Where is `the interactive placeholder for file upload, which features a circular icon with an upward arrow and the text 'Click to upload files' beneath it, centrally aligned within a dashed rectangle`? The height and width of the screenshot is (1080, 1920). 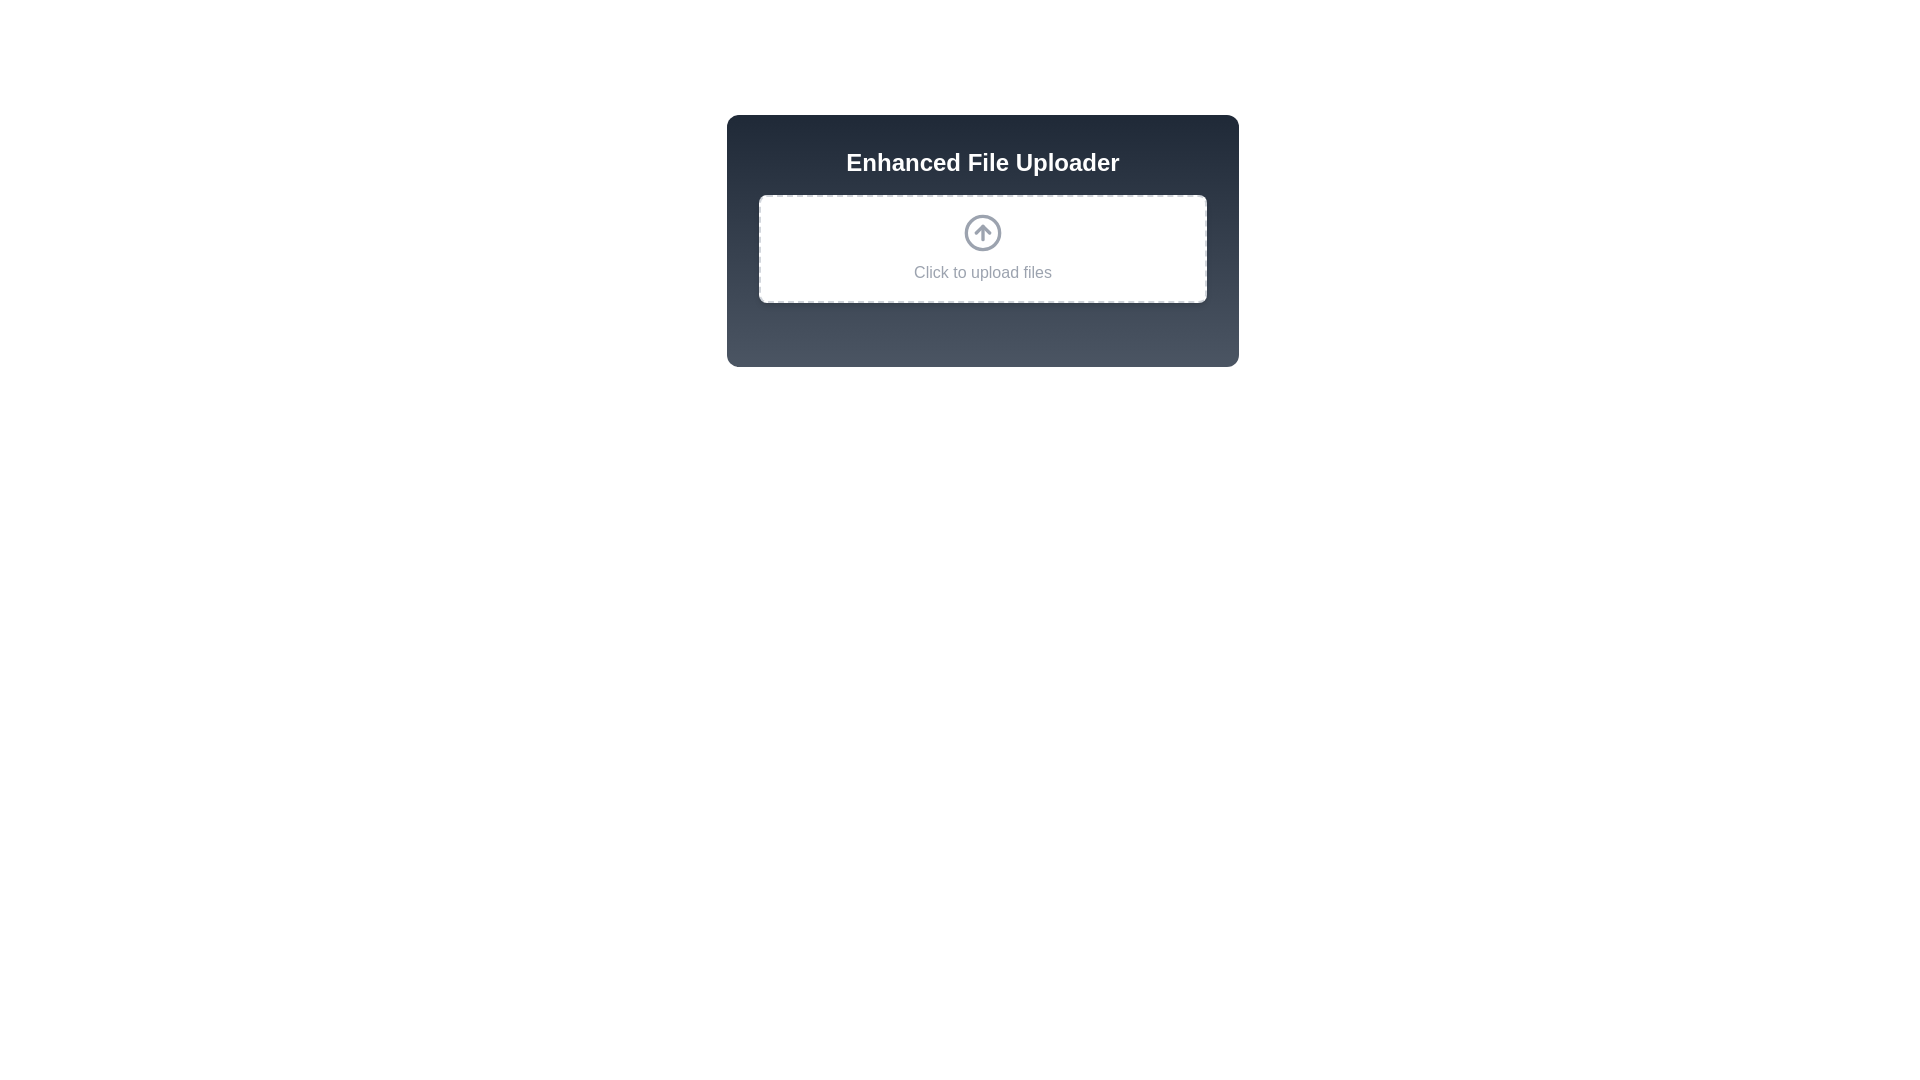
the interactive placeholder for file upload, which features a circular icon with an upward arrow and the text 'Click to upload files' beneath it, centrally aligned within a dashed rectangle is located at coordinates (983, 248).